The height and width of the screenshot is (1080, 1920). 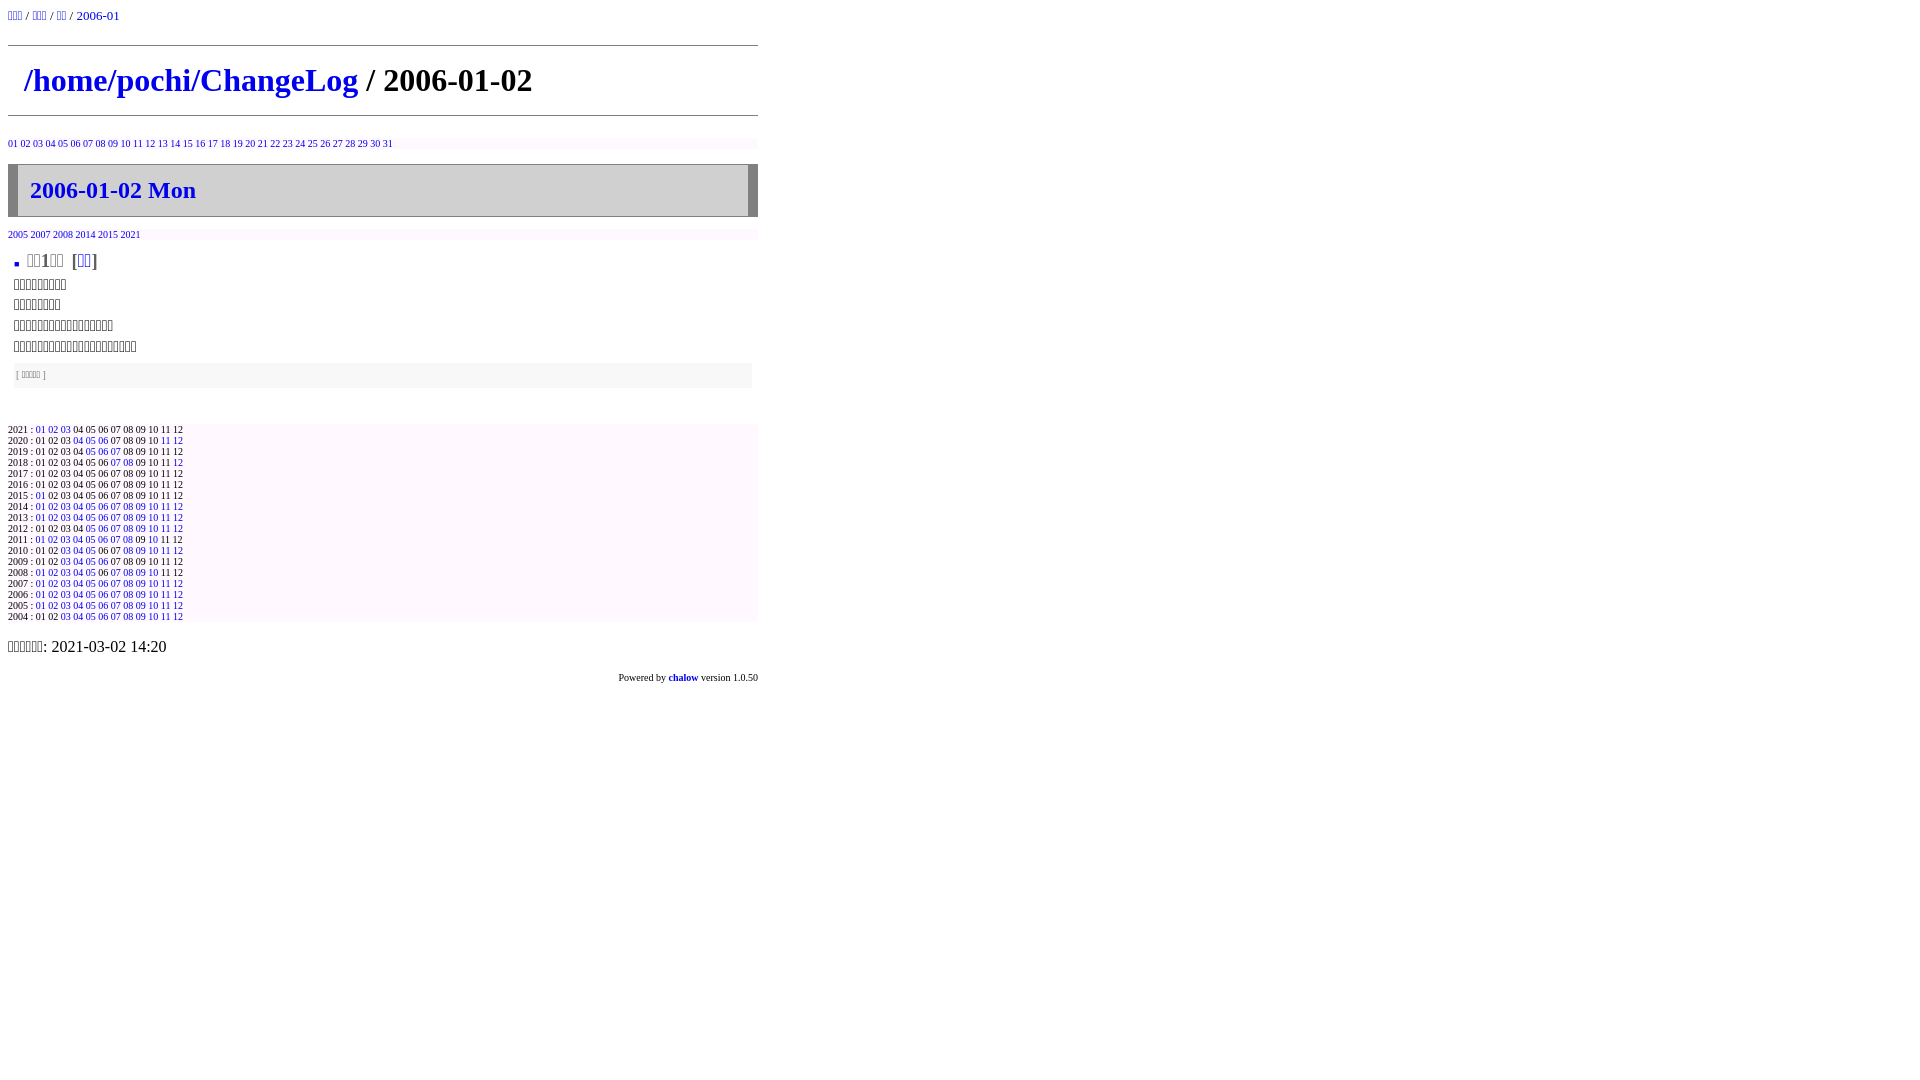 What do you see at coordinates (172, 550) in the screenshot?
I see `'12'` at bounding box center [172, 550].